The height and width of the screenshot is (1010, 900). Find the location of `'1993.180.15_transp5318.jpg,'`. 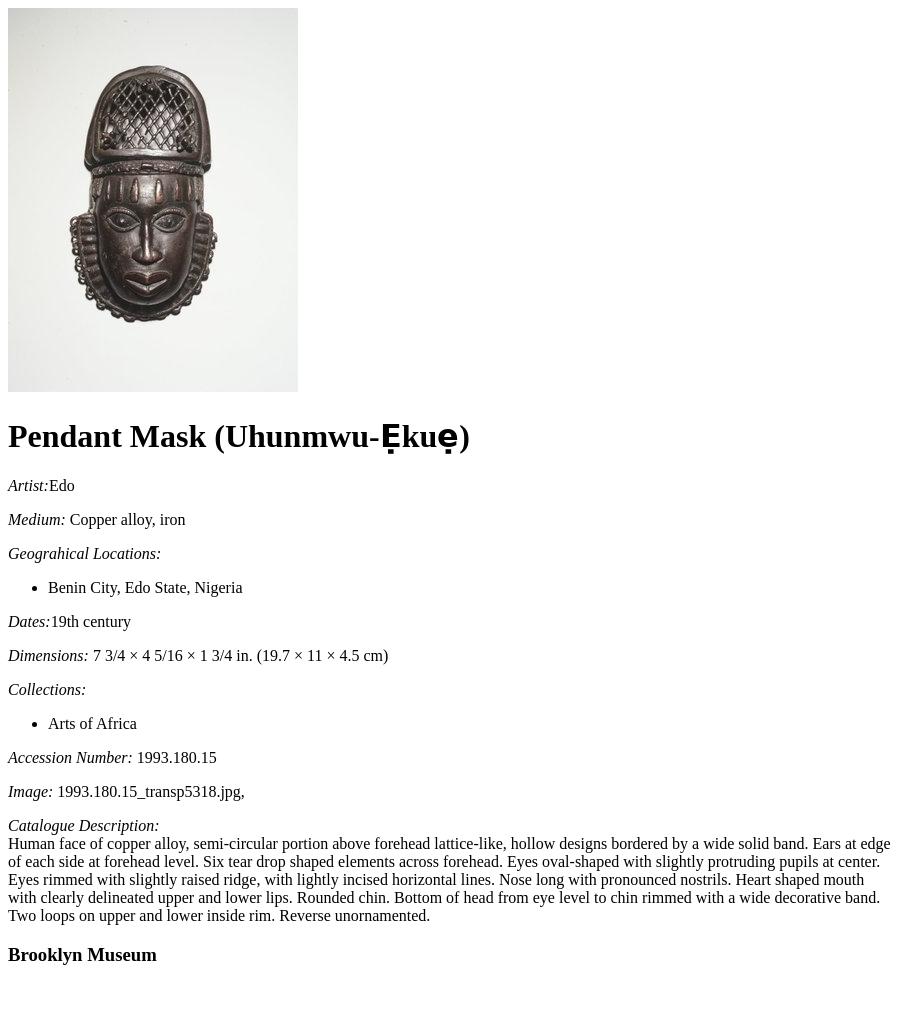

'1993.180.15_transp5318.jpg,' is located at coordinates (148, 790).